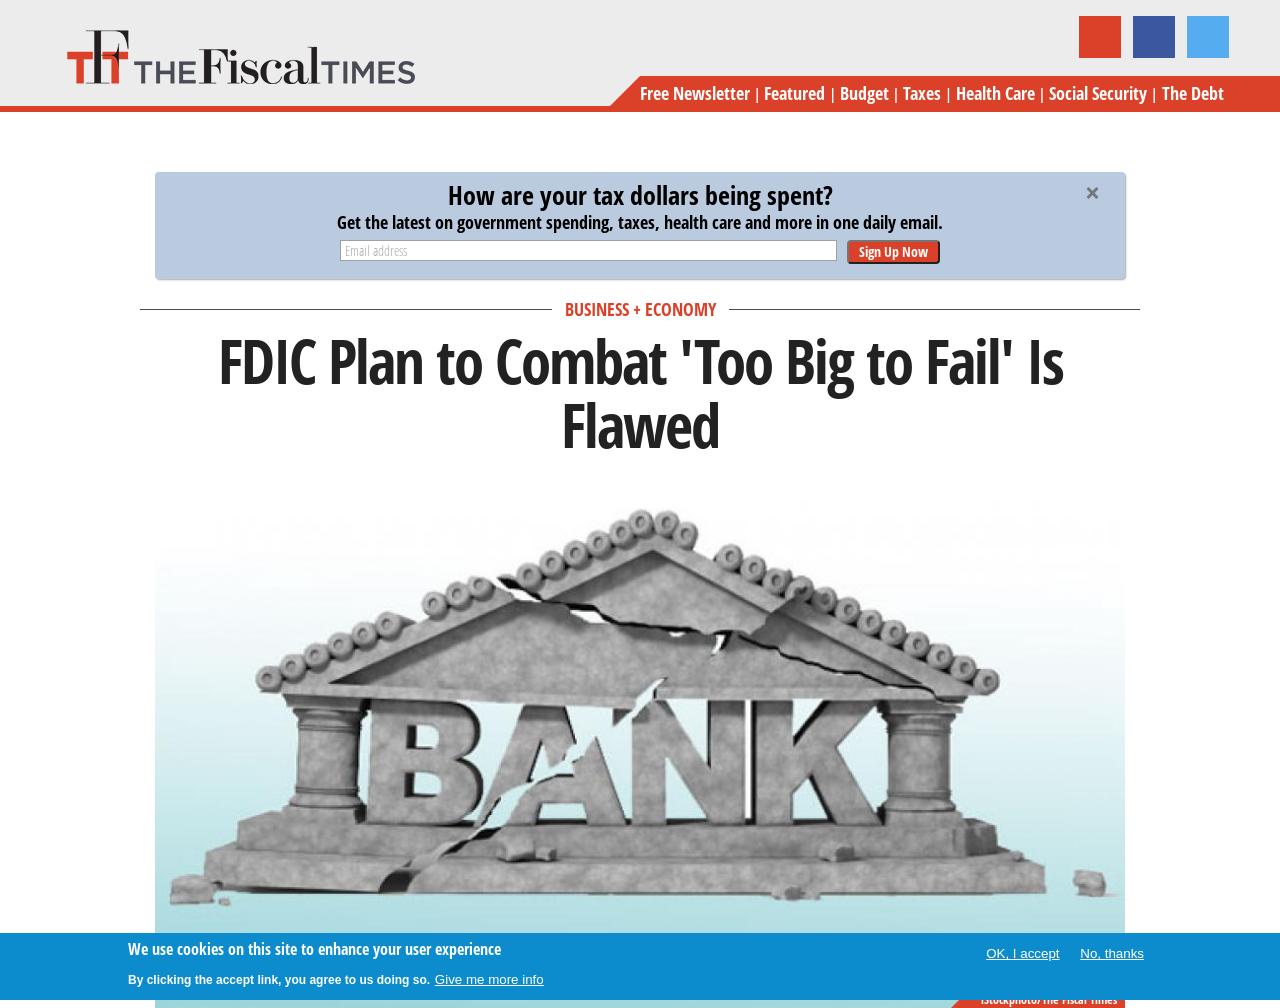 The width and height of the screenshot is (1280, 1008). Describe the element at coordinates (1022, 953) in the screenshot. I see `'OK, I accept'` at that location.